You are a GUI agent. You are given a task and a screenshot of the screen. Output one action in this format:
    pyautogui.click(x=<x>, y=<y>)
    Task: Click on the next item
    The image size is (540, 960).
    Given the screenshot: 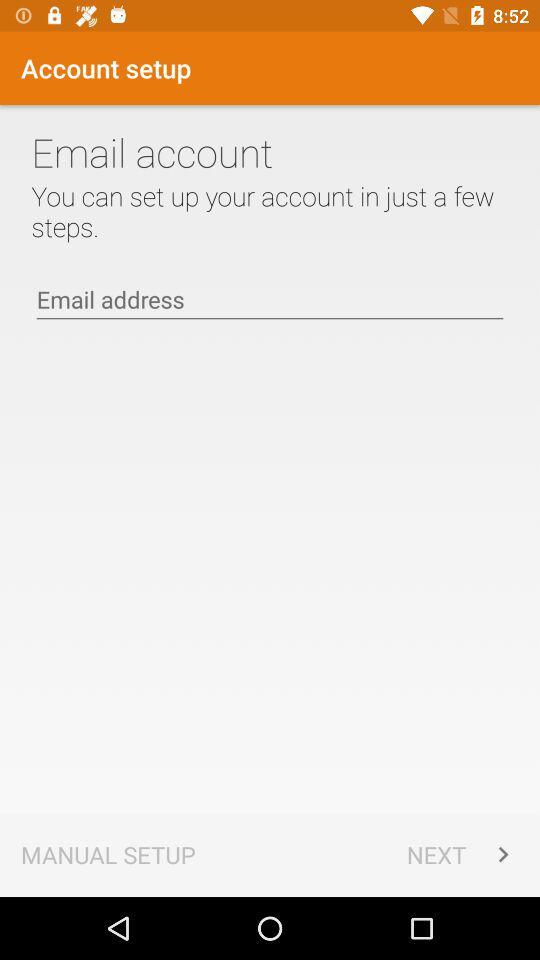 What is the action you would take?
    pyautogui.click(x=462, y=853)
    